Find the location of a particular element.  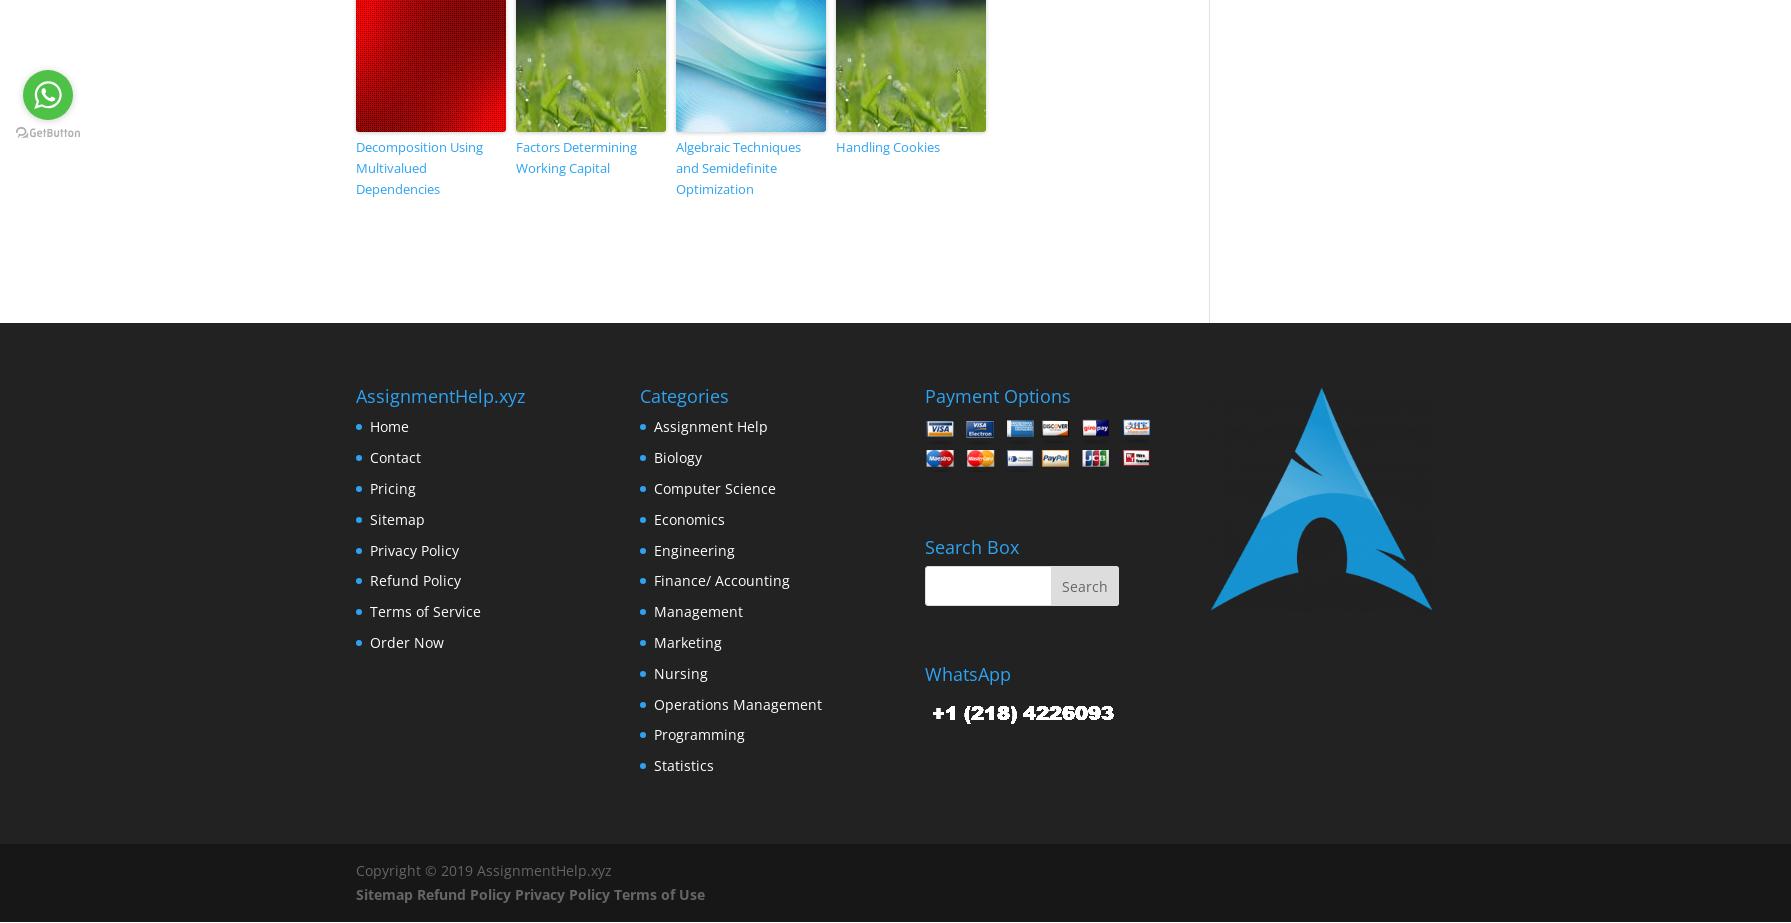

'Terms of Use' is located at coordinates (658, 893).